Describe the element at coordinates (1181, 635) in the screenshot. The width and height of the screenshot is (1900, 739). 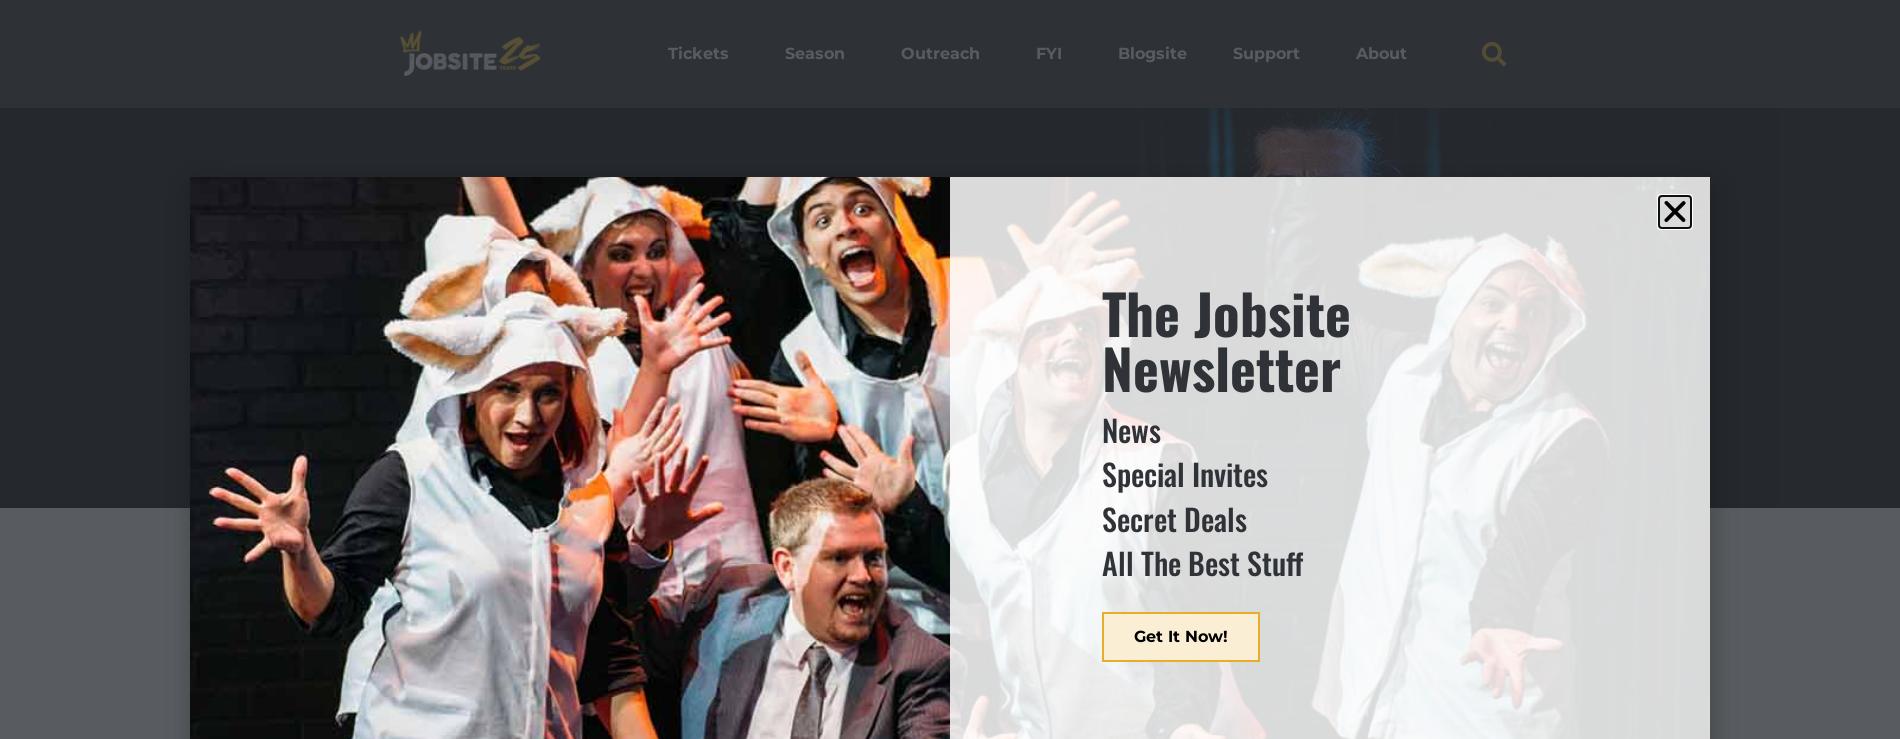
I see `'Get It Now!'` at that location.